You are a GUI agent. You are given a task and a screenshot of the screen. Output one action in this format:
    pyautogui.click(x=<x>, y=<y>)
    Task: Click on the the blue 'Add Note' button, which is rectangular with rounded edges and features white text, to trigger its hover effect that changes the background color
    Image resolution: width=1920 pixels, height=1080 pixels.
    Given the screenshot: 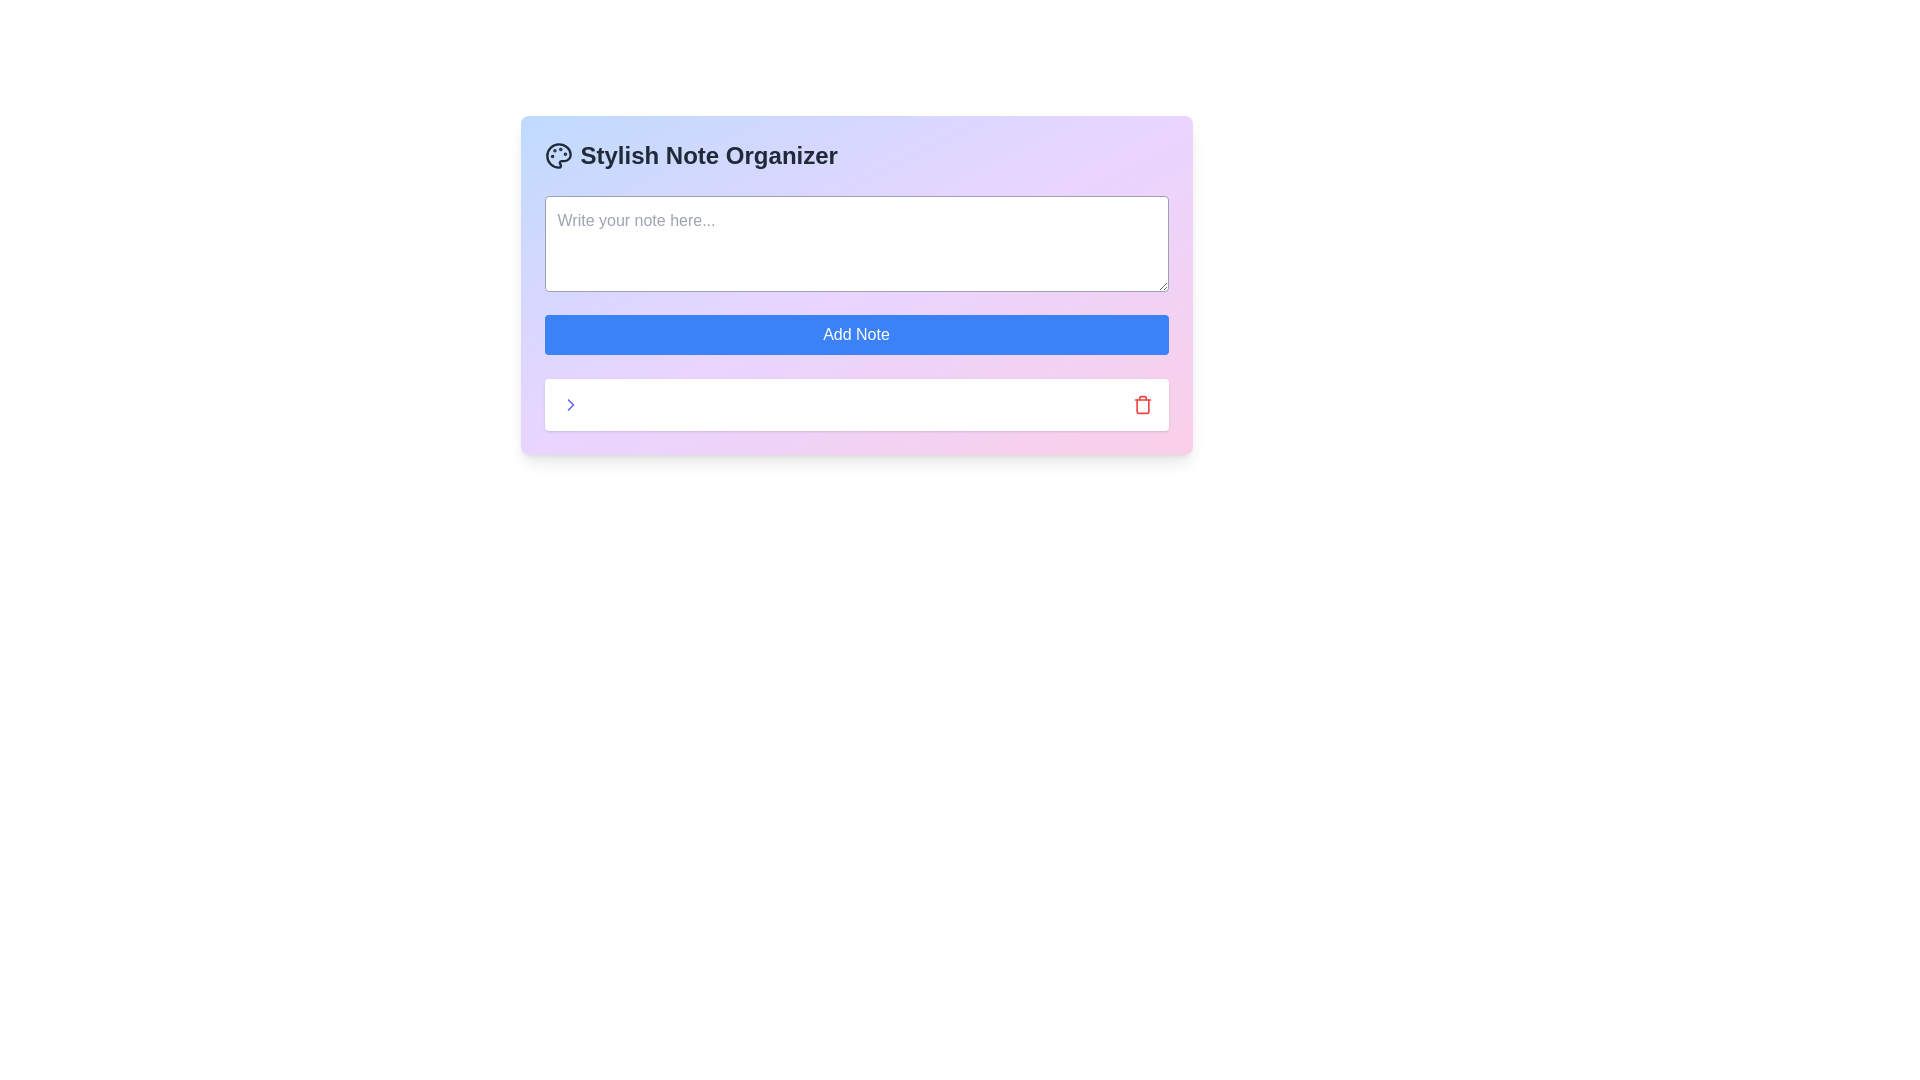 What is the action you would take?
    pyautogui.click(x=856, y=334)
    